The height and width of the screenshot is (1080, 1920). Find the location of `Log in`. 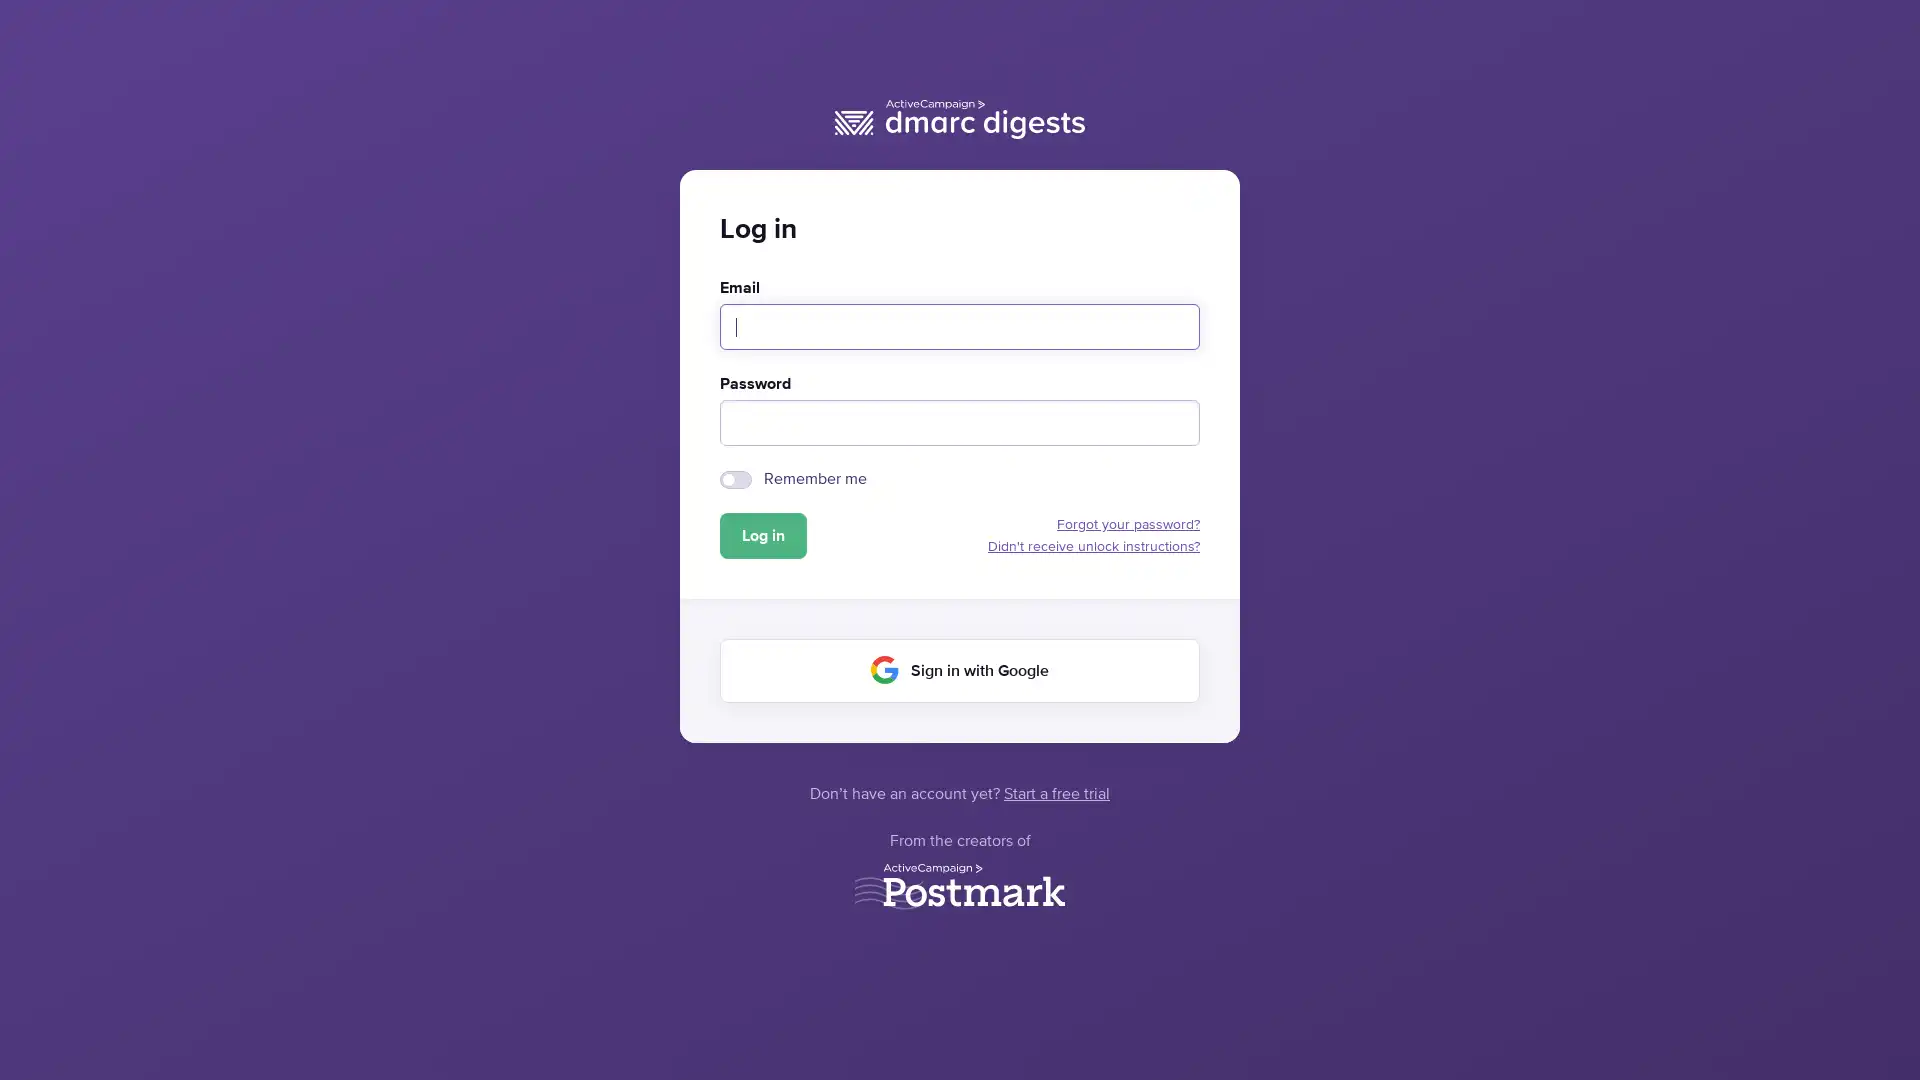

Log in is located at coordinates (762, 535).